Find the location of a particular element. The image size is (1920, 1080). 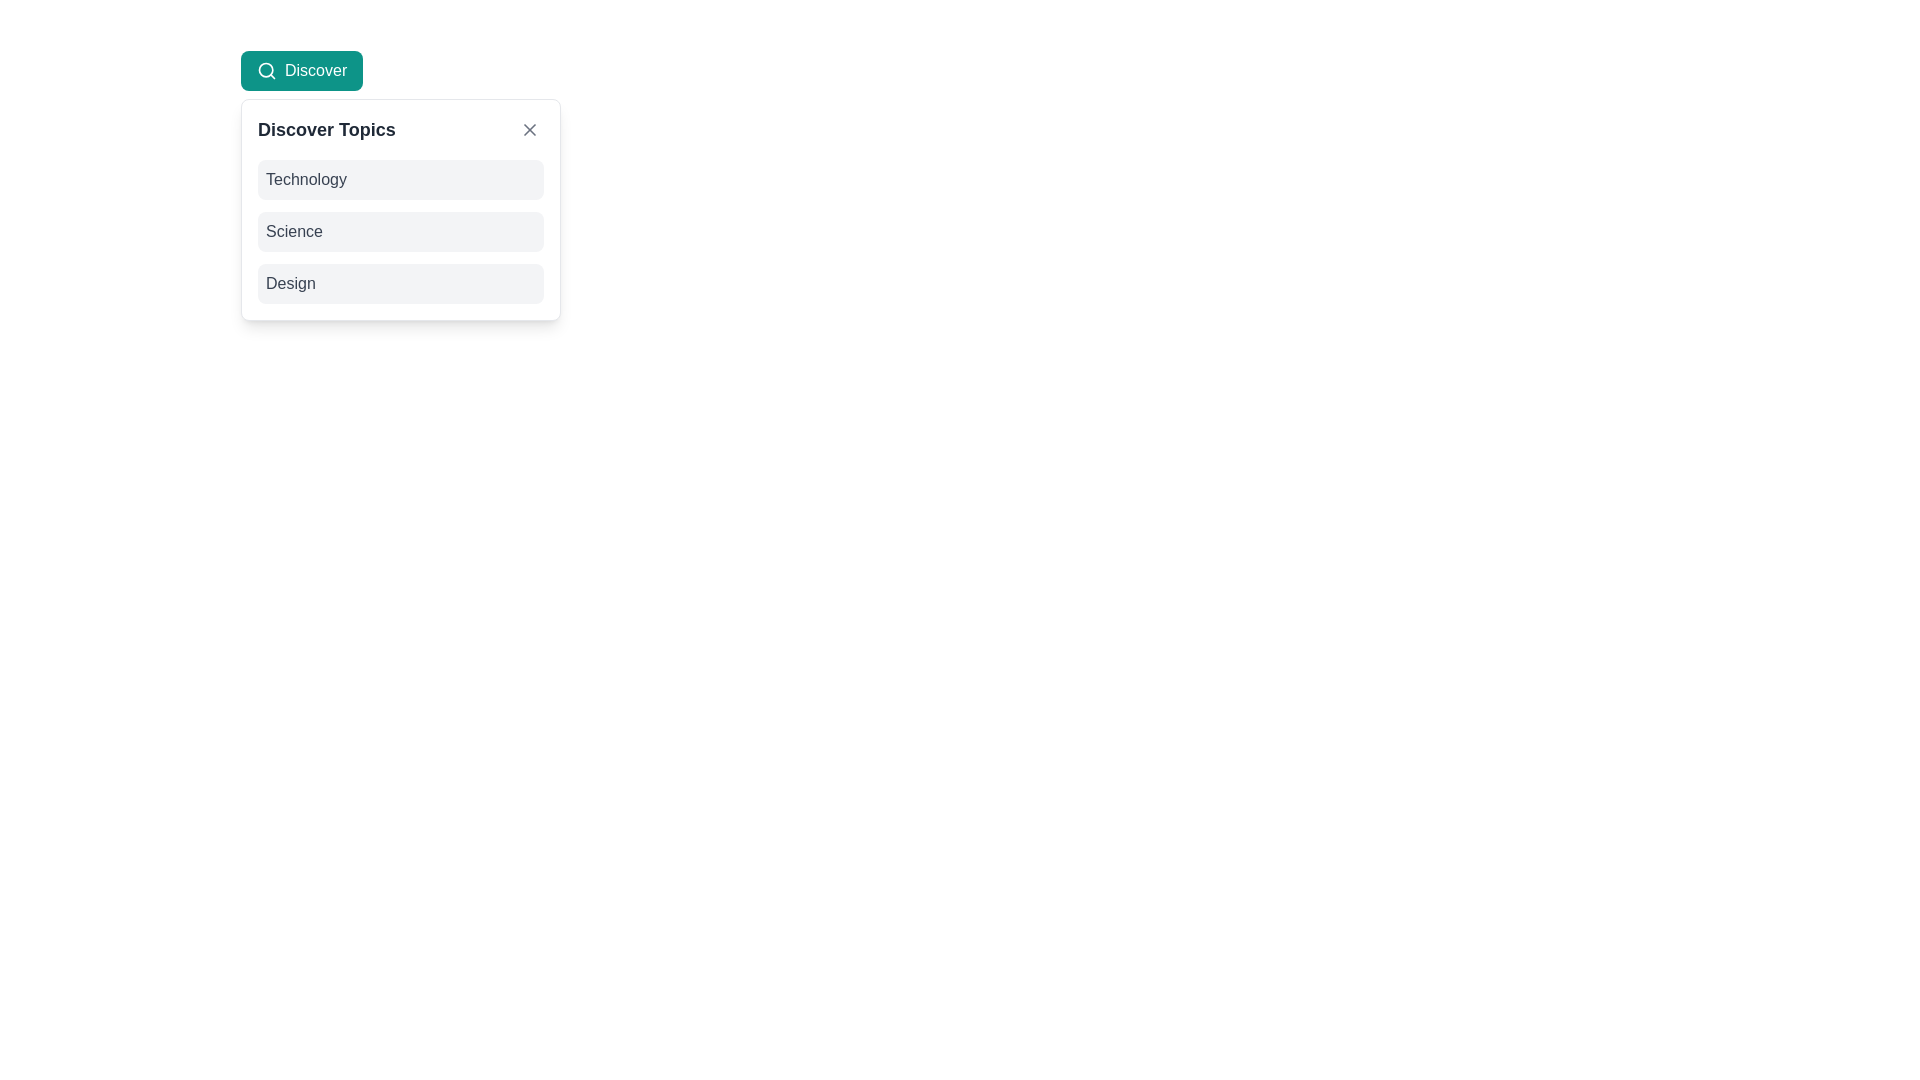

the 'Design' button-like list item, which is a rectangular component with rounded corners and light gray color is located at coordinates (400, 284).